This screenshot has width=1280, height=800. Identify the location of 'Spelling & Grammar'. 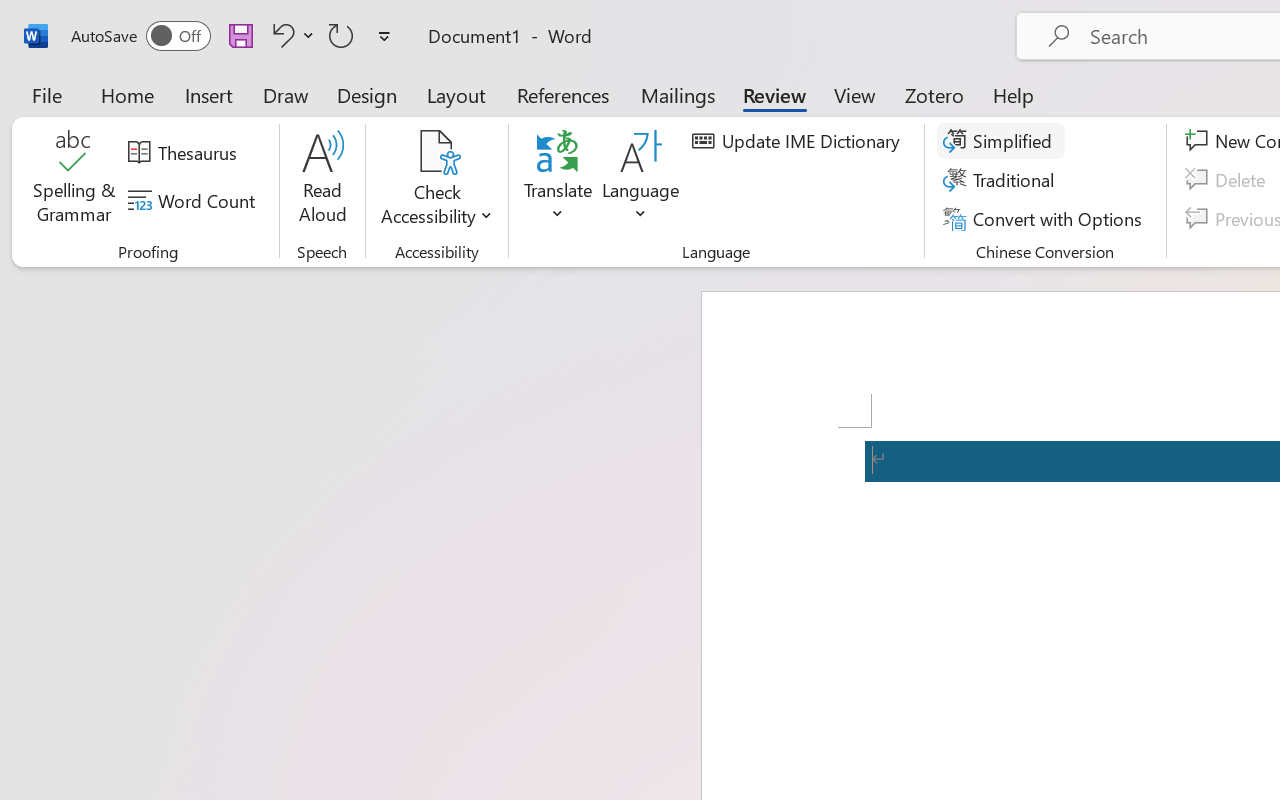
(74, 179).